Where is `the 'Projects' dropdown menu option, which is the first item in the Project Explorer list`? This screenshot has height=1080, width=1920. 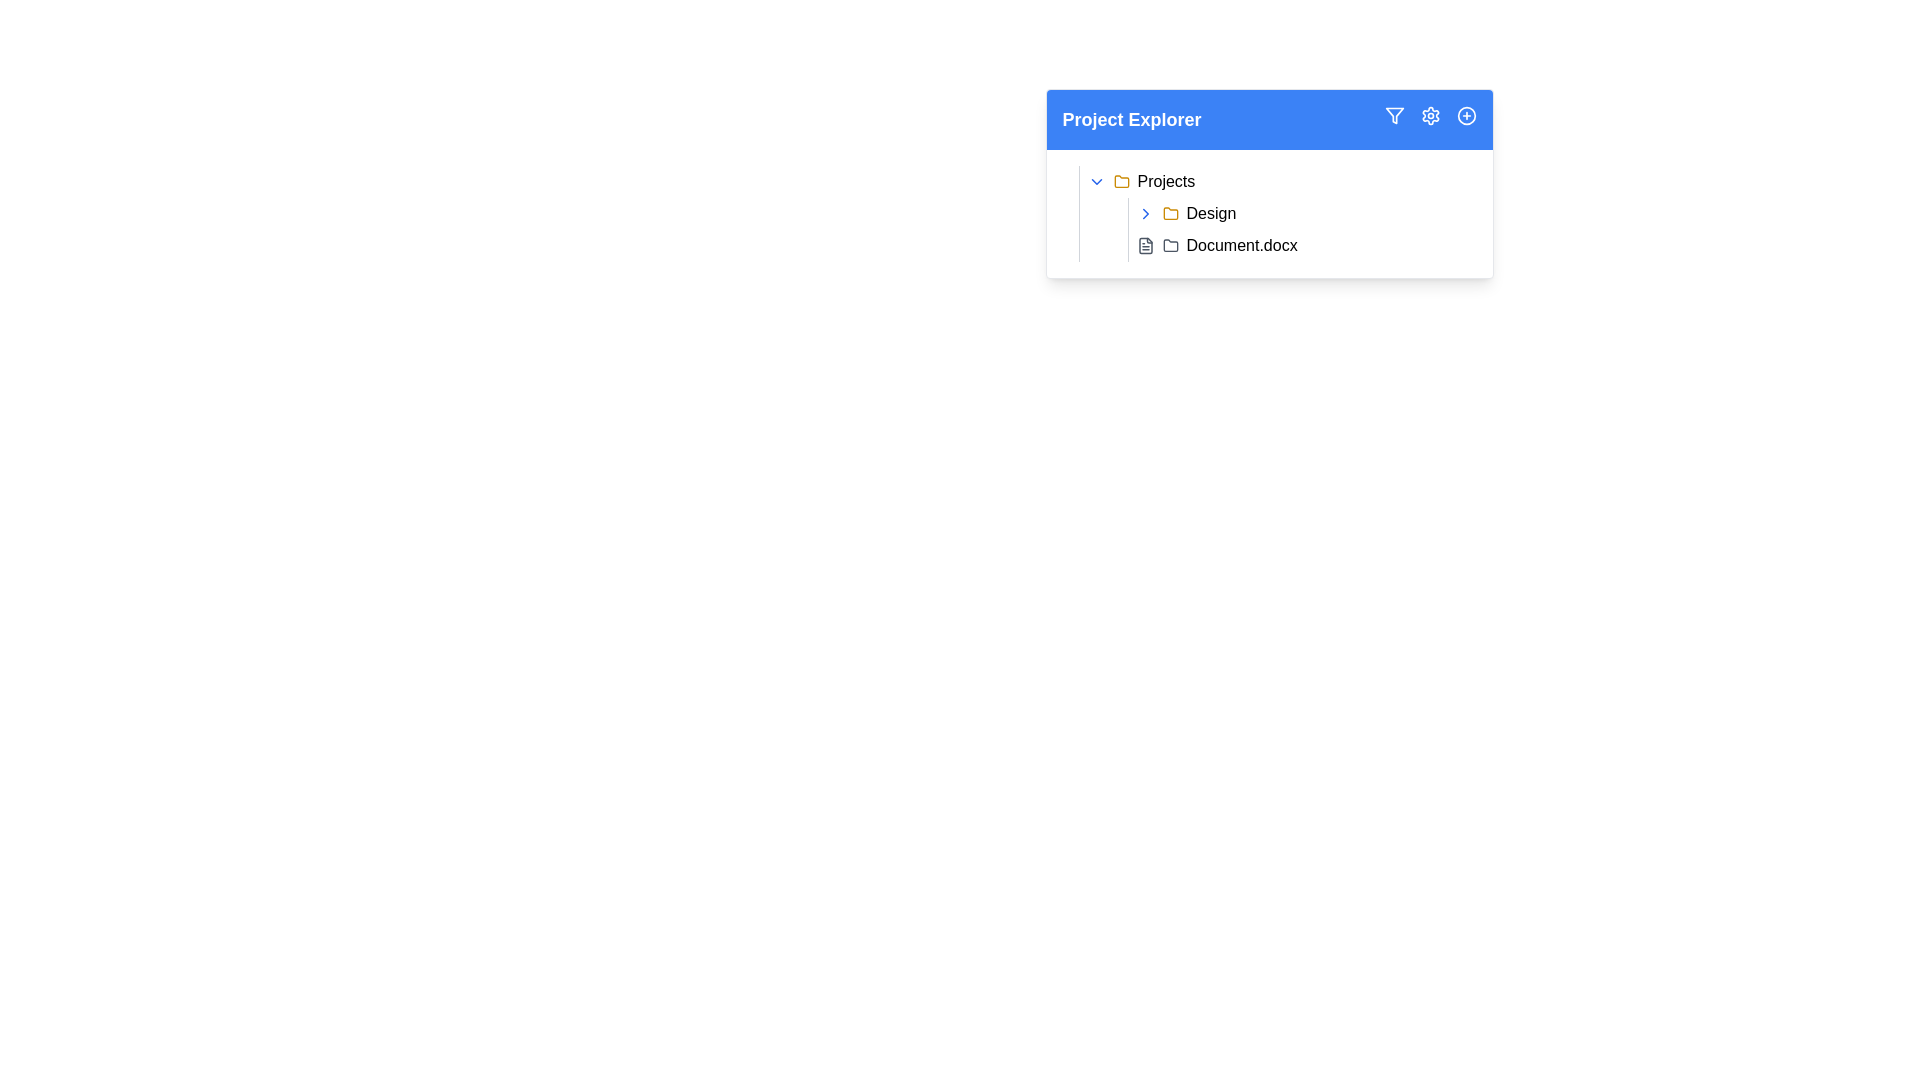 the 'Projects' dropdown menu option, which is the first item in the Project Explorer list is located at coordinates (1276, 181).